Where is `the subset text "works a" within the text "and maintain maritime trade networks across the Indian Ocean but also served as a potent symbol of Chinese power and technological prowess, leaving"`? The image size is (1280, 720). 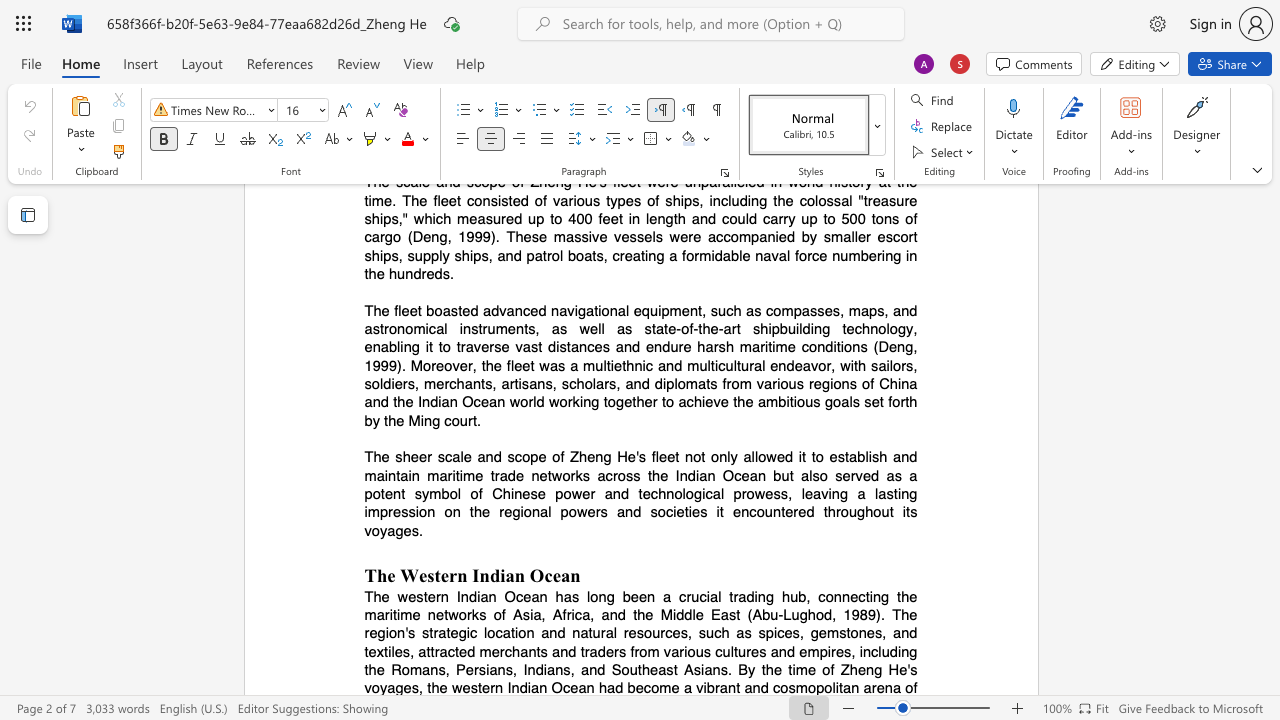 the subset text "works a" within the text "and maintain maritime trade networks across the Indian Ocean but also served as a potent symbol of Chinese power and technological prowess, leaving" is located at coordinates (551, 475).